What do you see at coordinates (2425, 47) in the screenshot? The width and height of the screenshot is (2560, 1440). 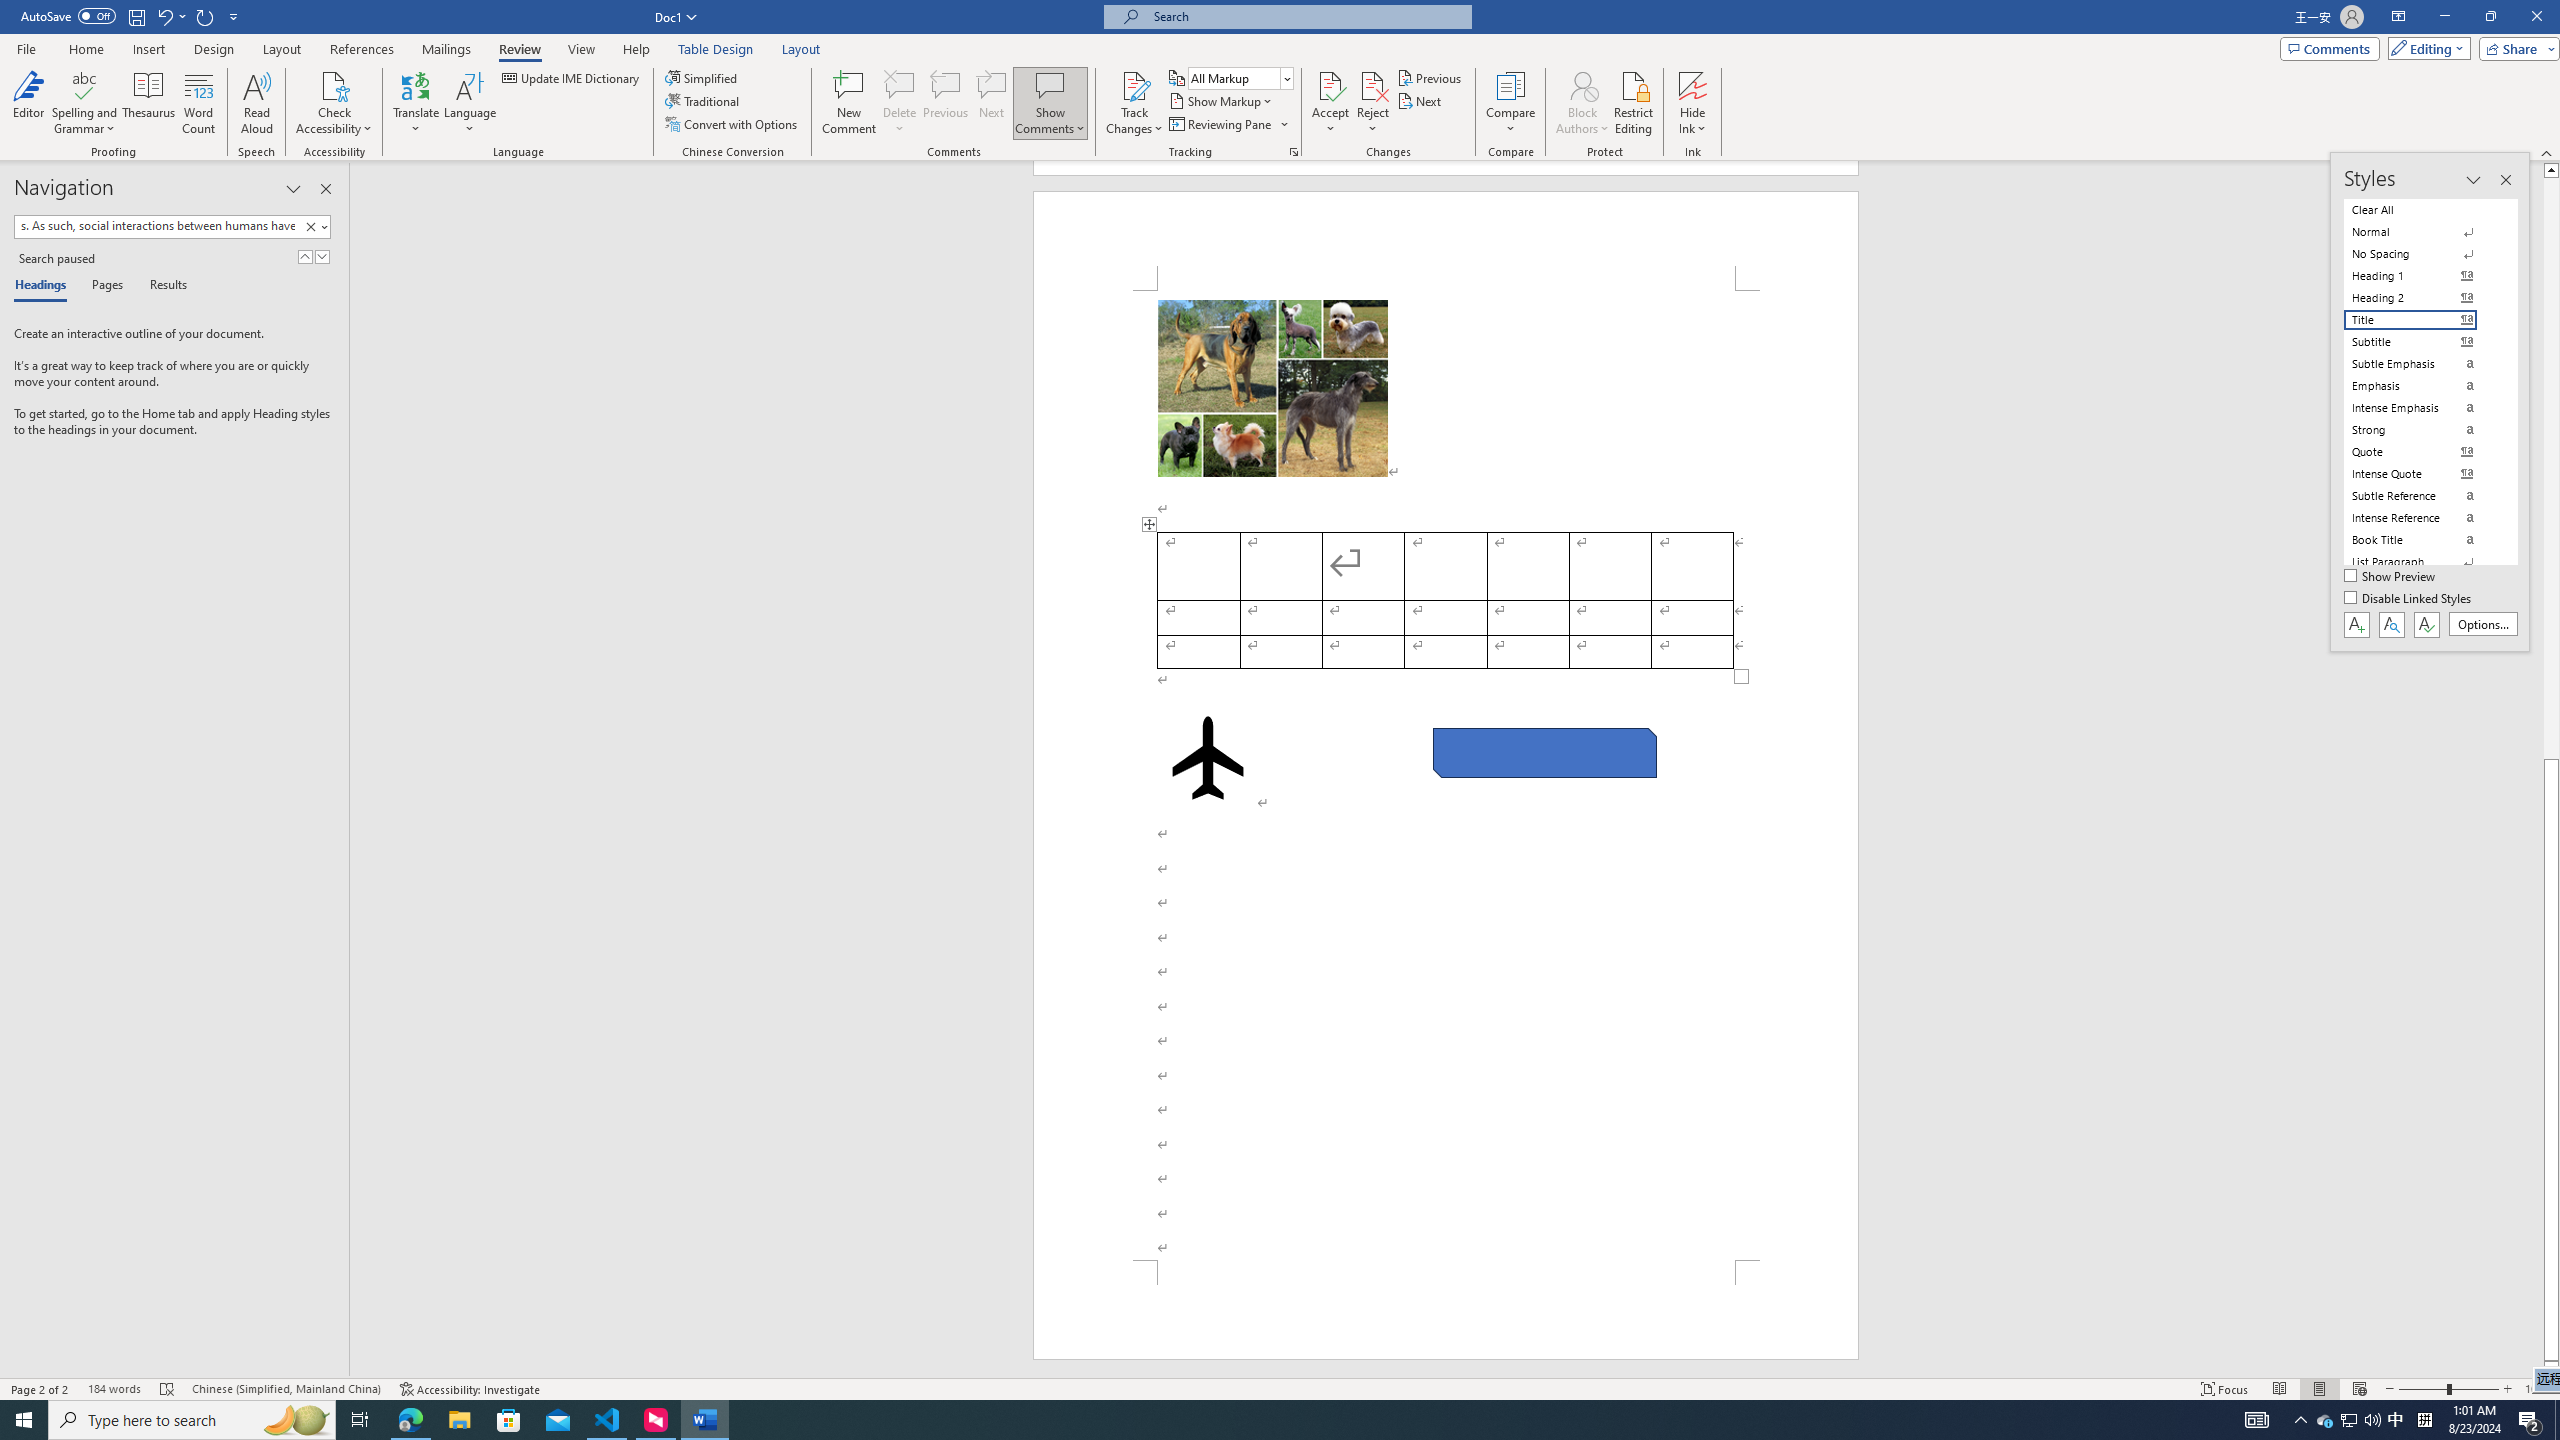 I see `'Editing'` at bounding box center [2425, 47].